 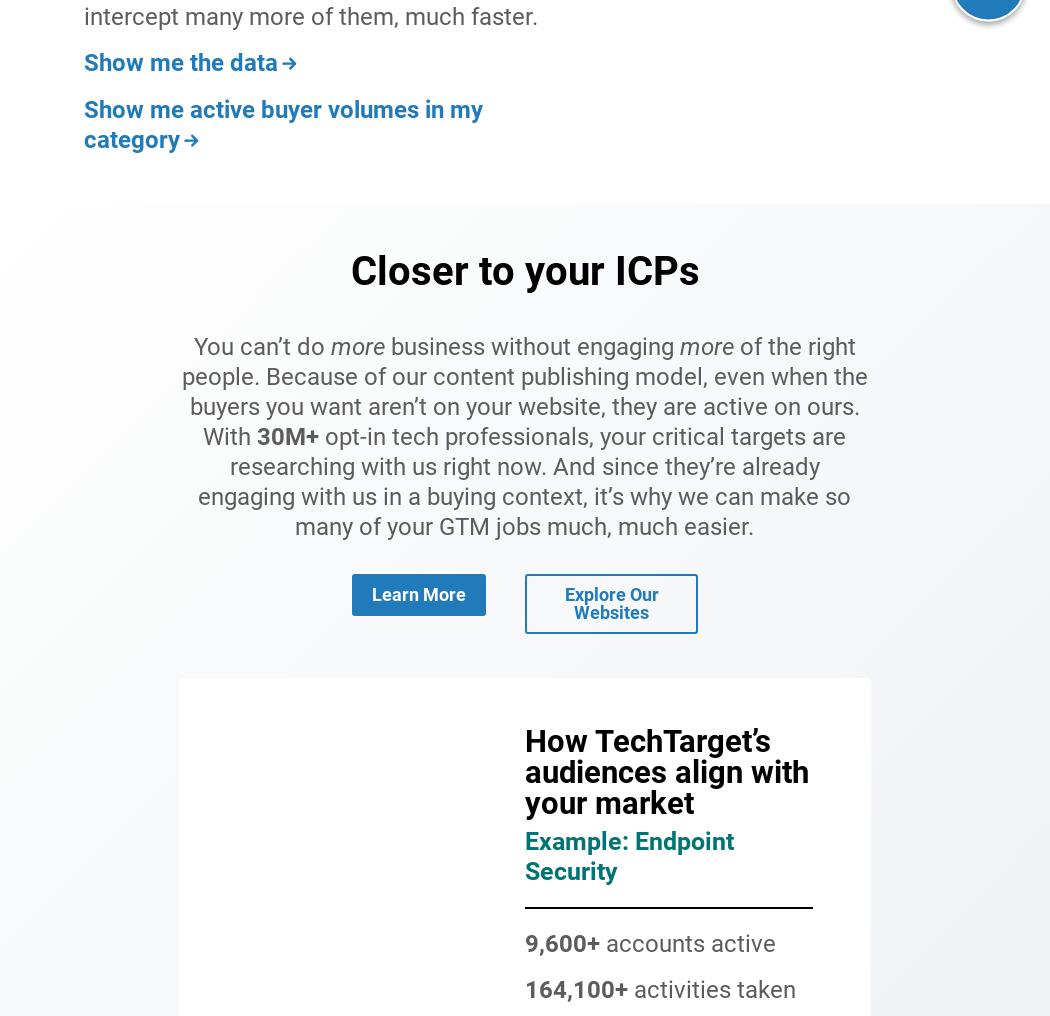 I want to click on 'of the right people. Because of our content publishing model, even when the buyers you want aren’t on your website, they are active on ours. With', so click(x=522, y=389).